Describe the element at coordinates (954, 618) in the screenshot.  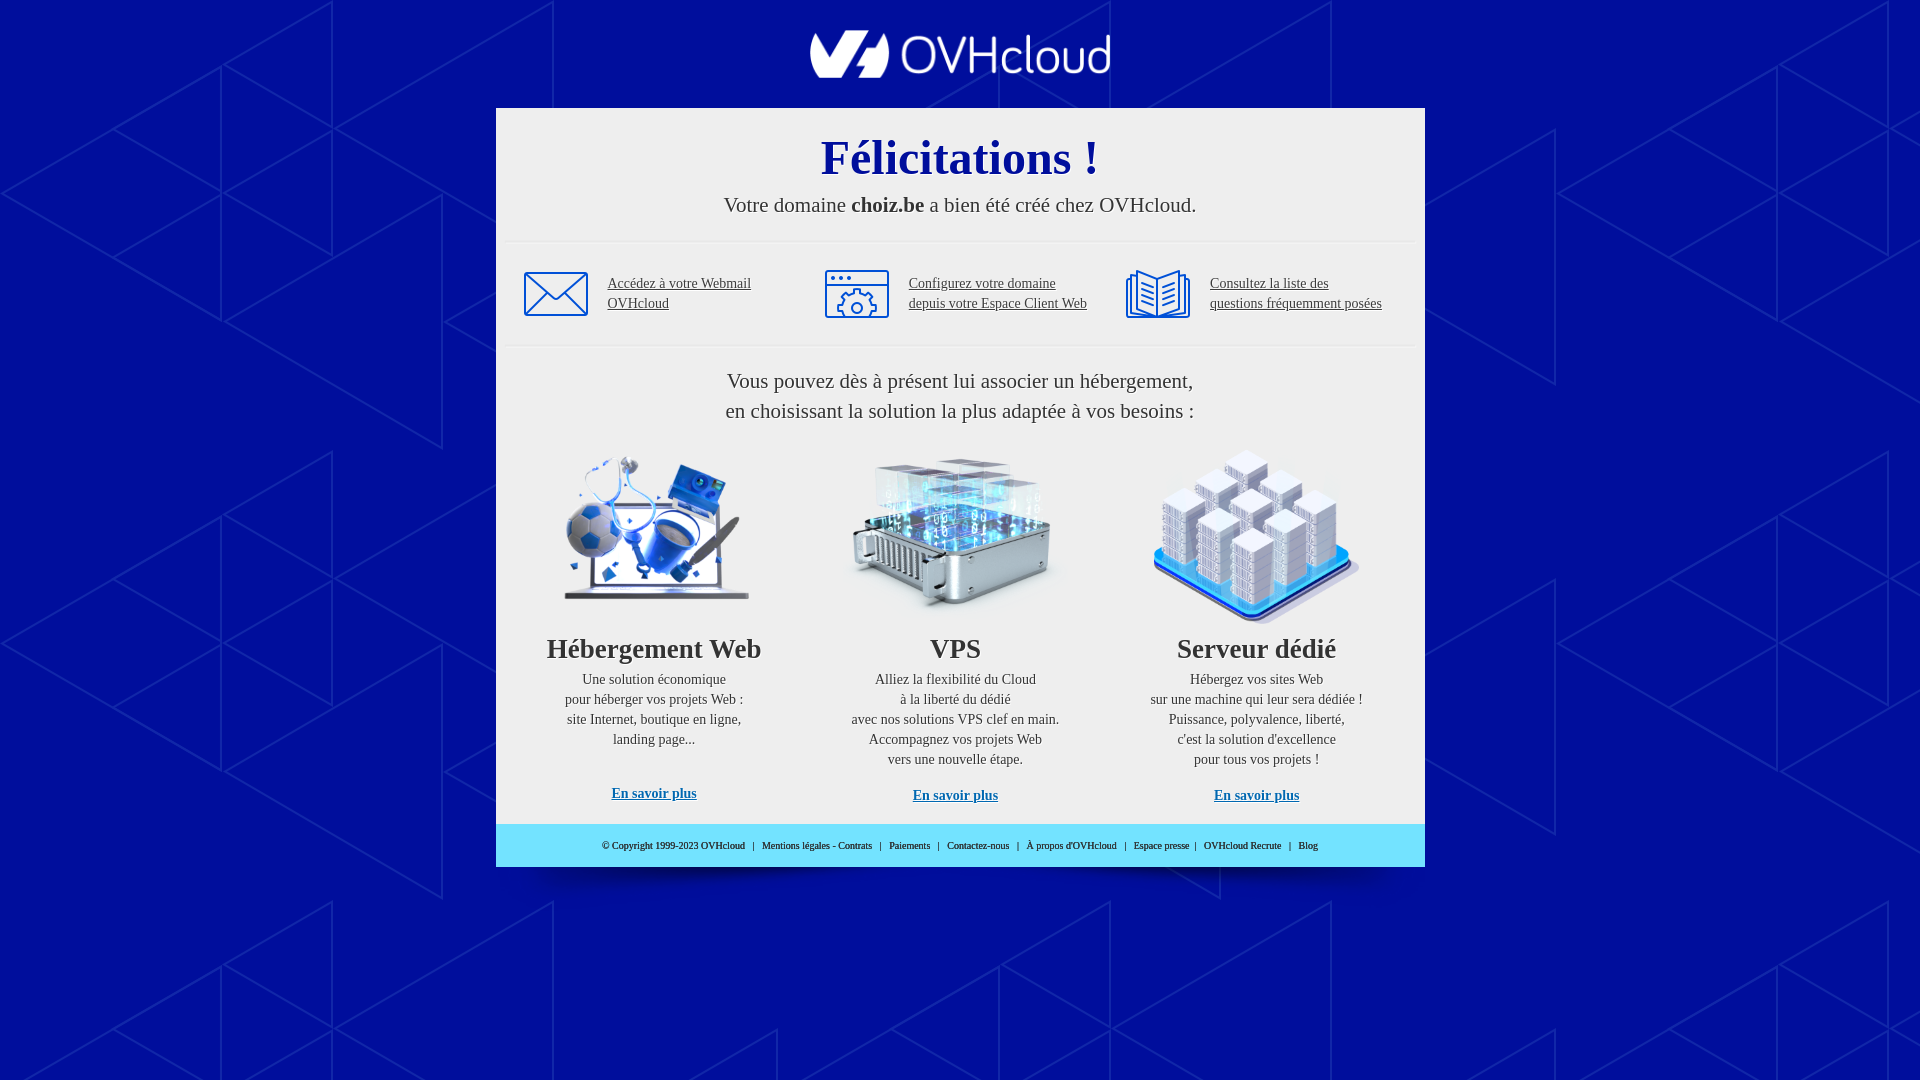
I see `'VPS'` at that location.